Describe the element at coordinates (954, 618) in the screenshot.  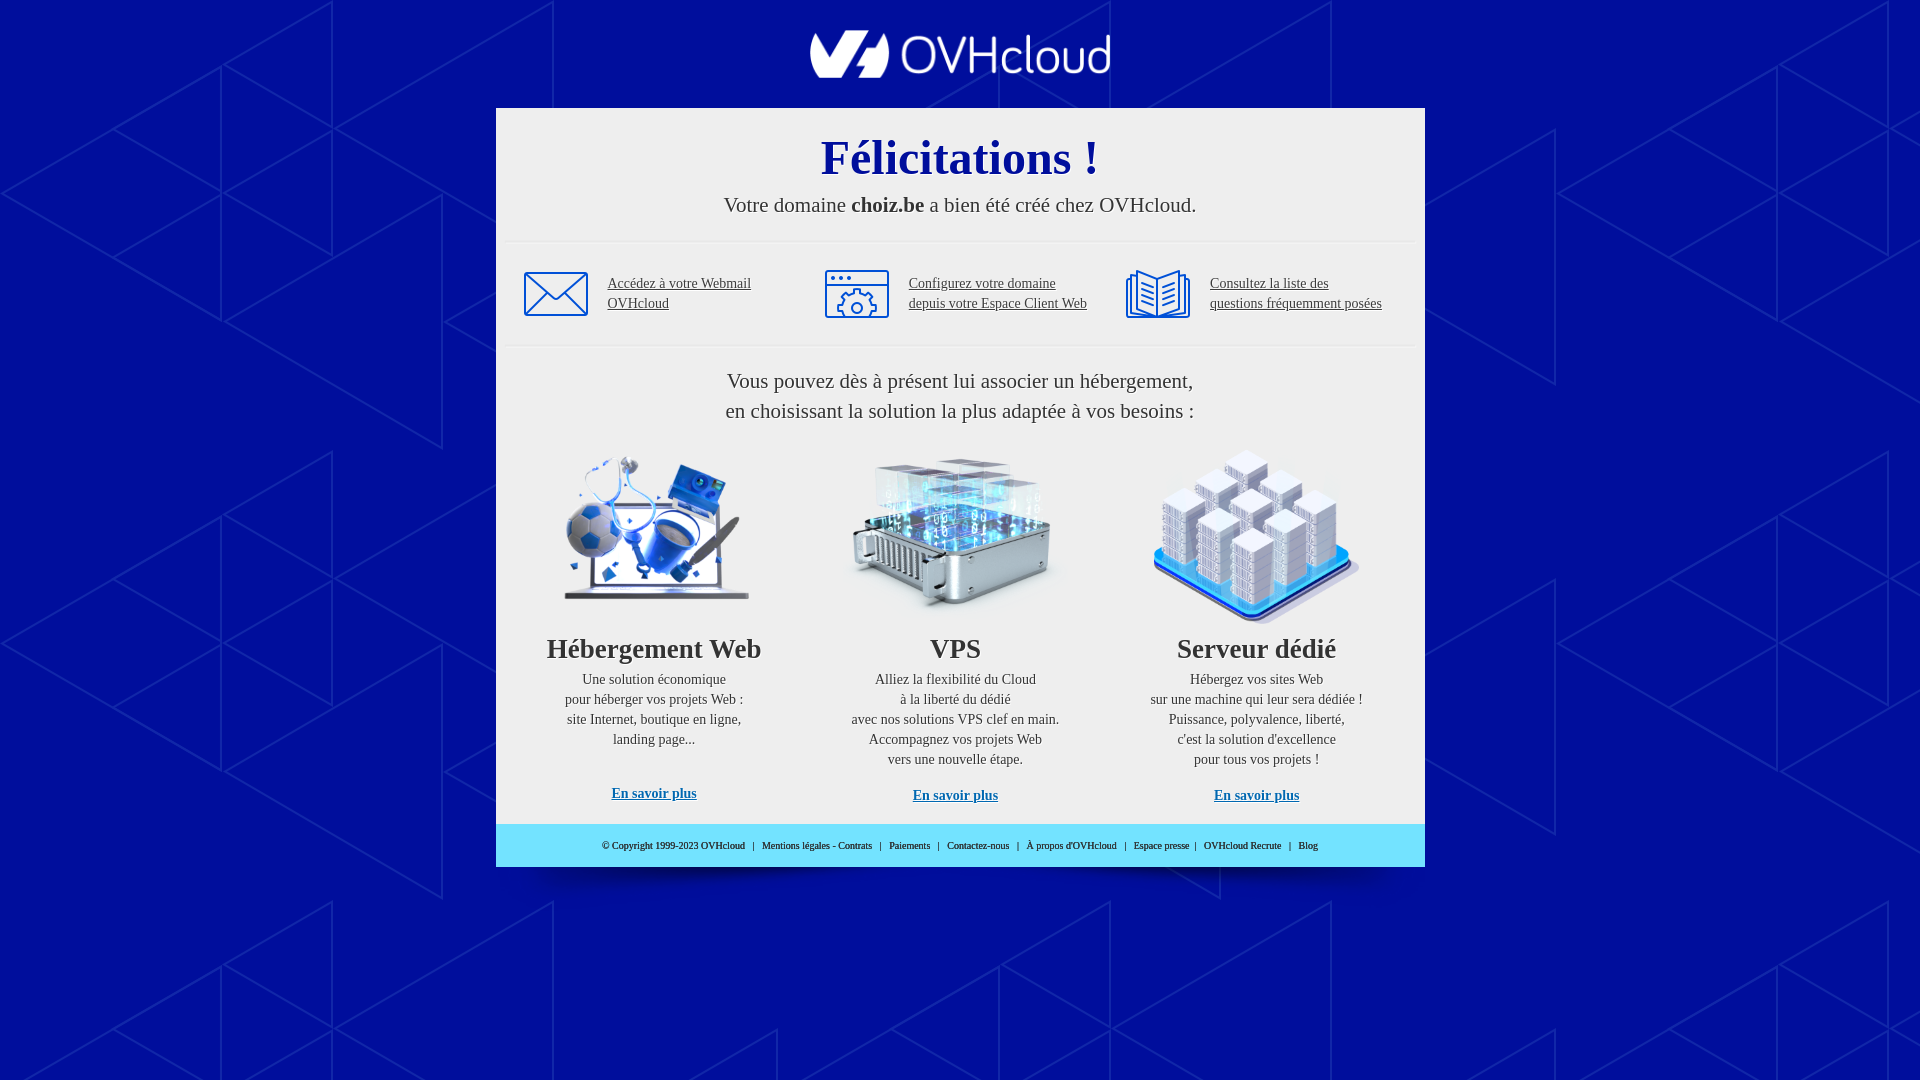
I see `'VPS'` at that location.